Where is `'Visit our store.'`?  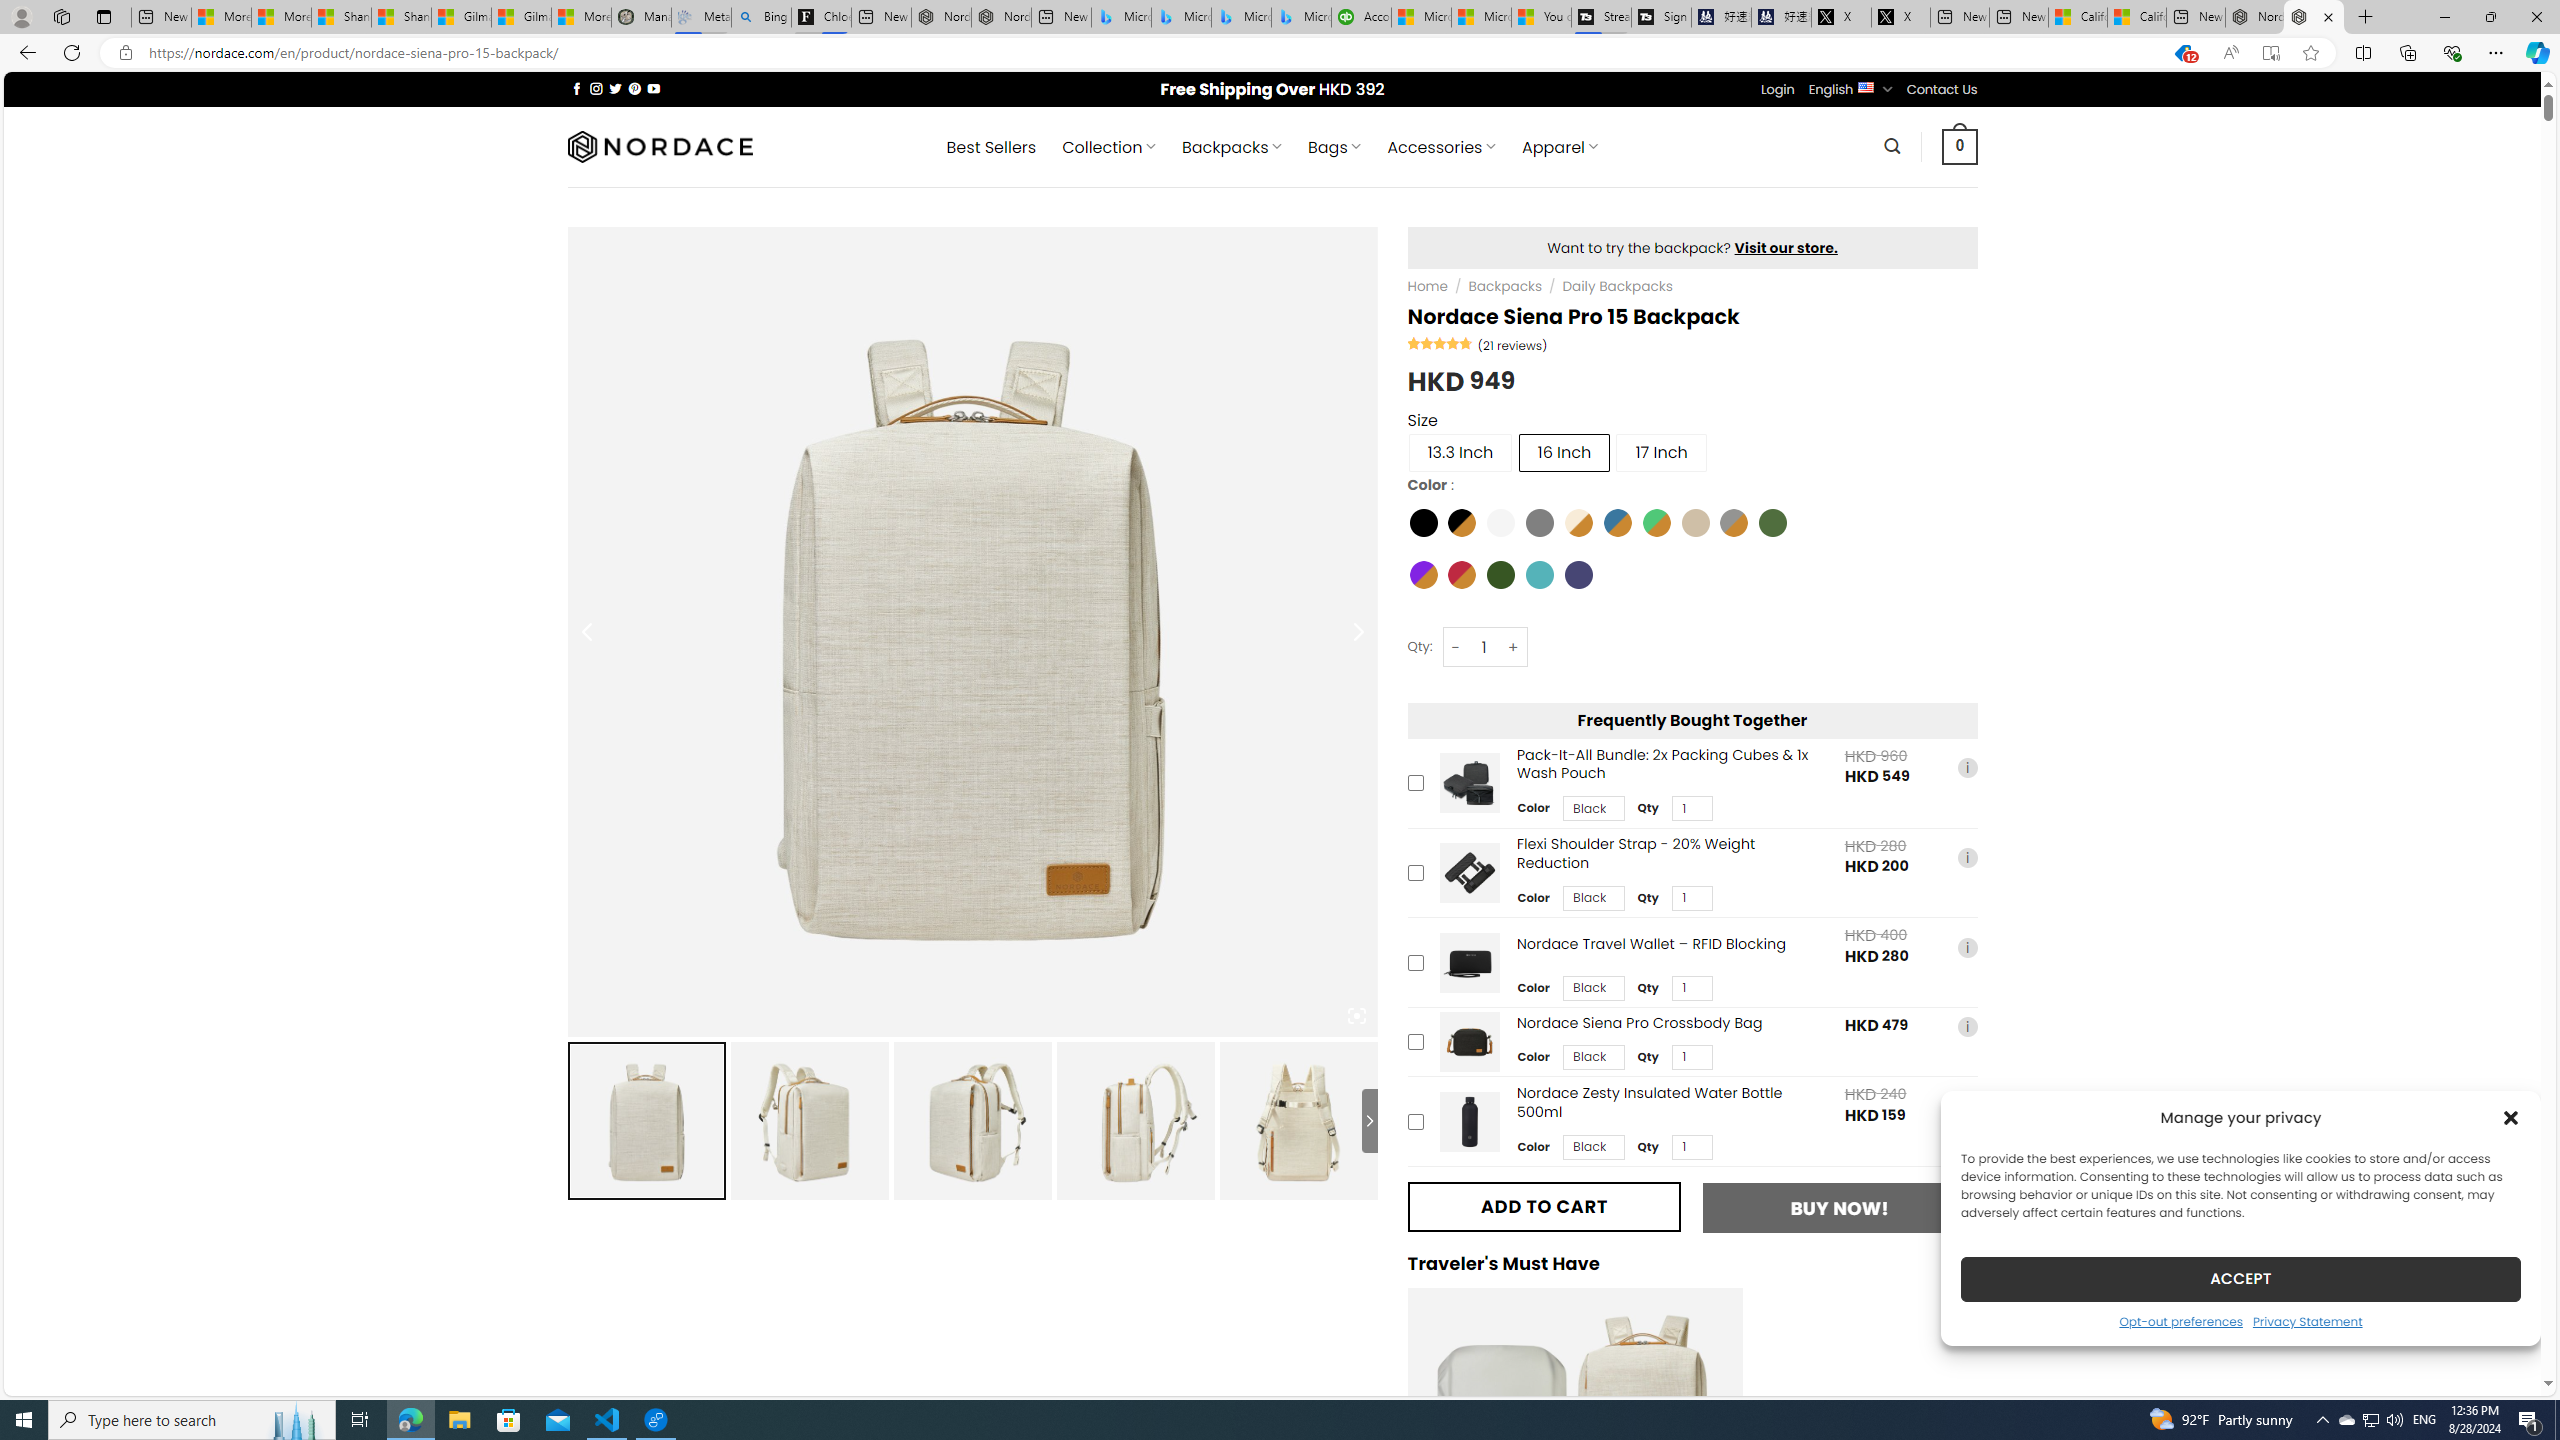
'Visit our store.' is located at coordinates (1785, 246).